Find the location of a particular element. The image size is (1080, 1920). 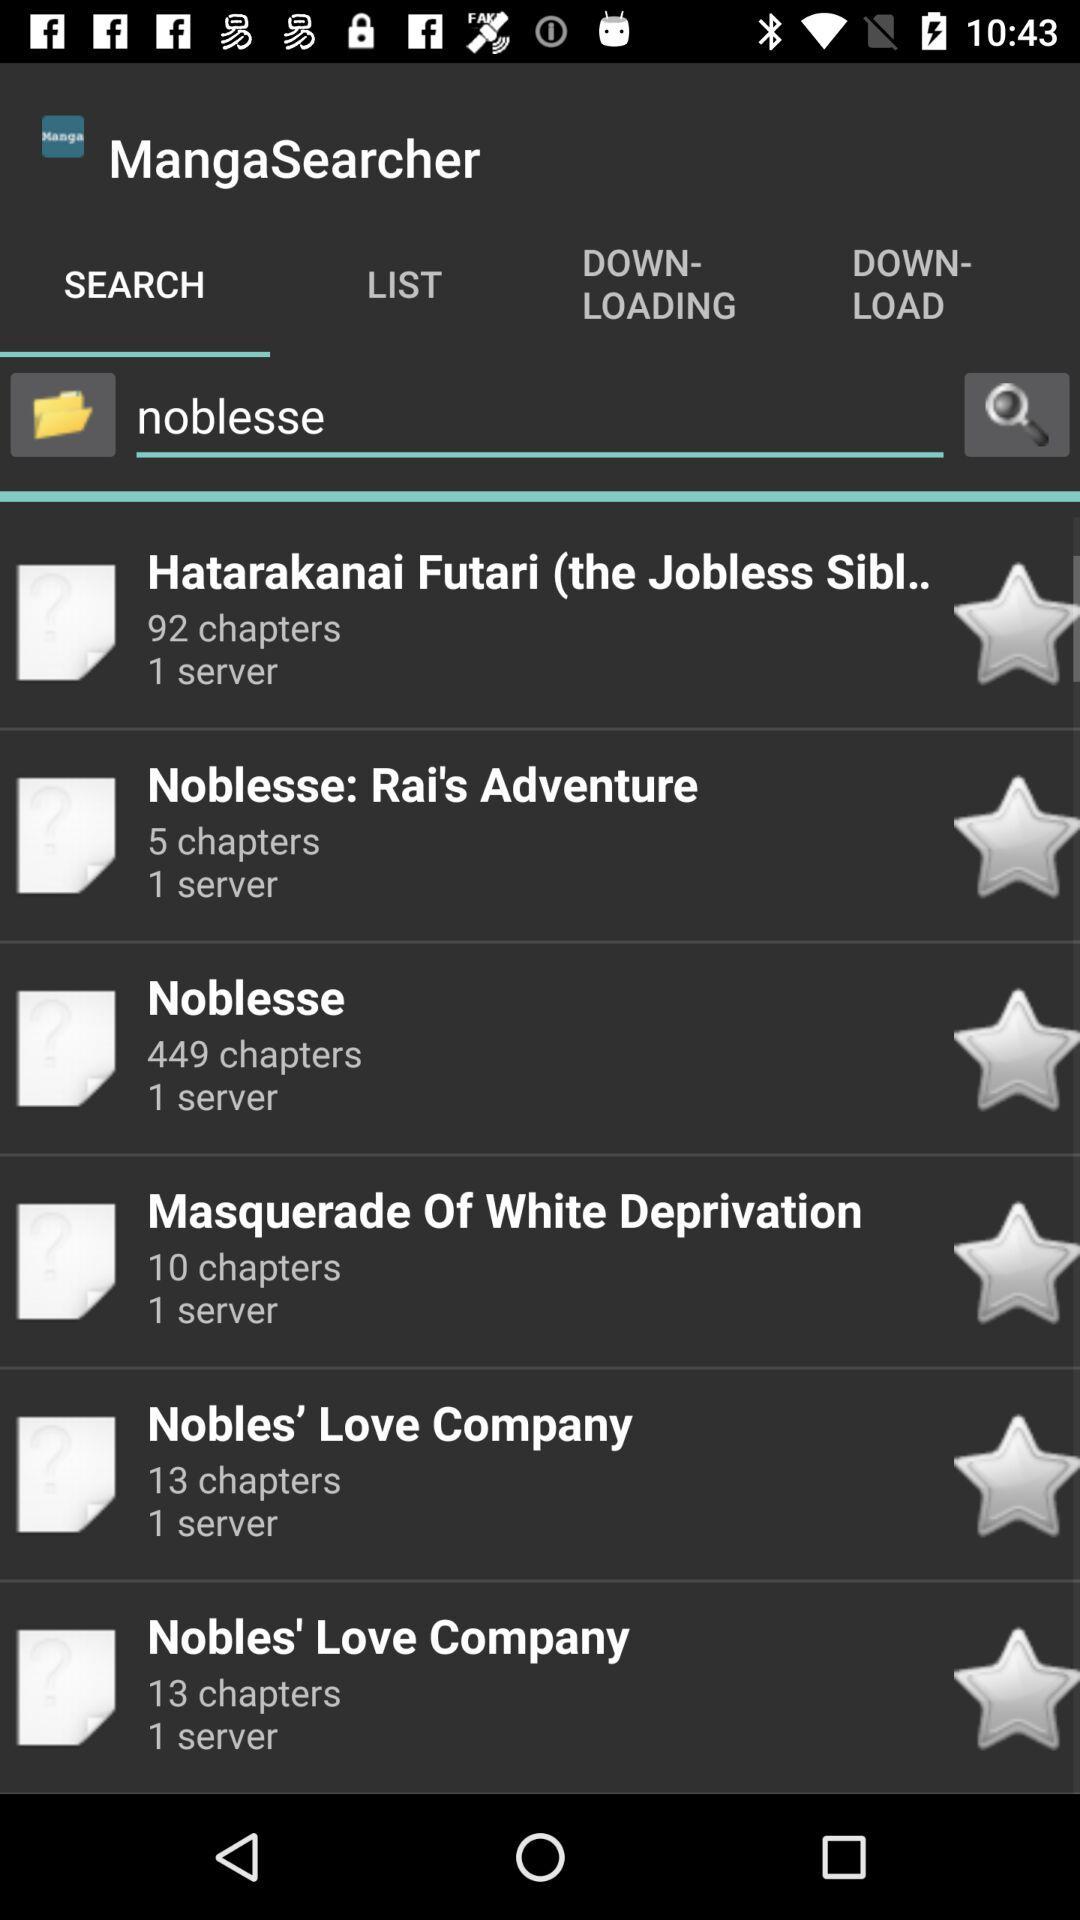

execute search is located at coordinates (1017, 413).